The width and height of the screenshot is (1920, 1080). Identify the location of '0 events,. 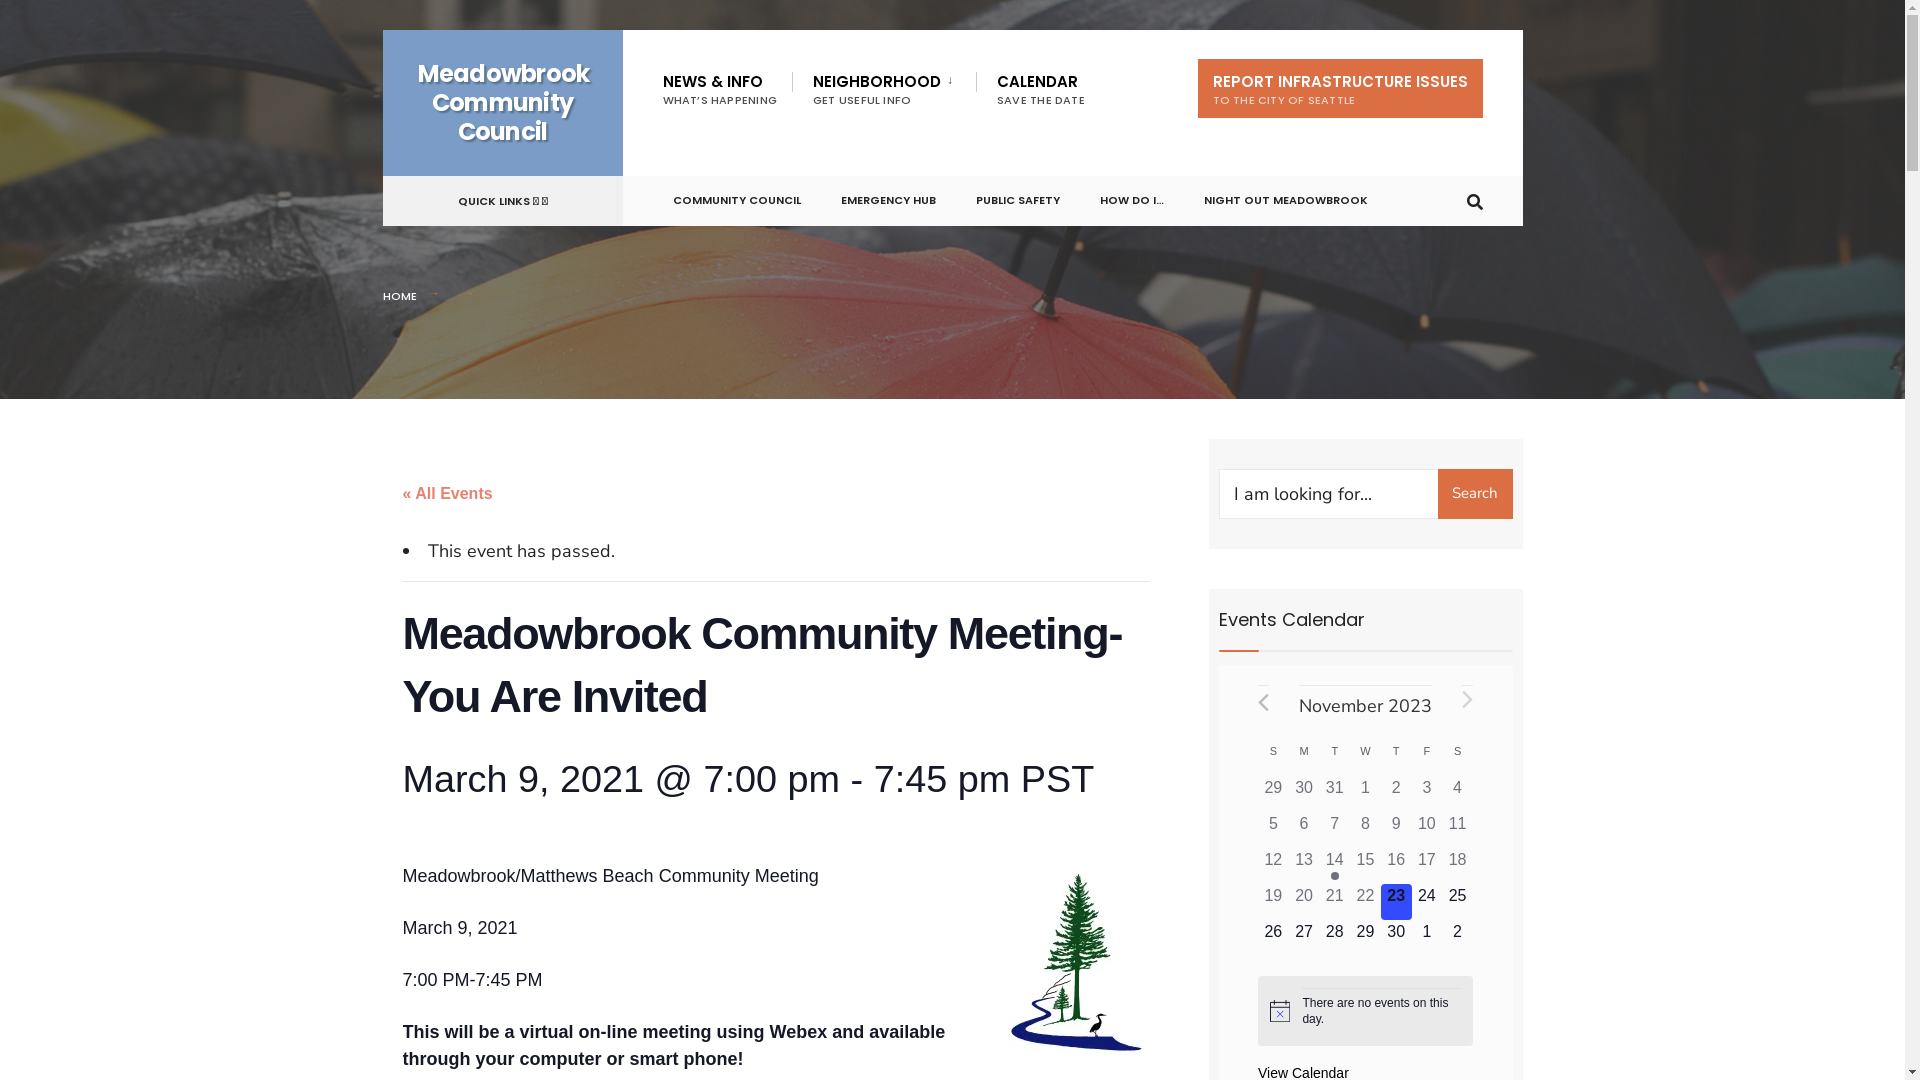
(1304, 902).